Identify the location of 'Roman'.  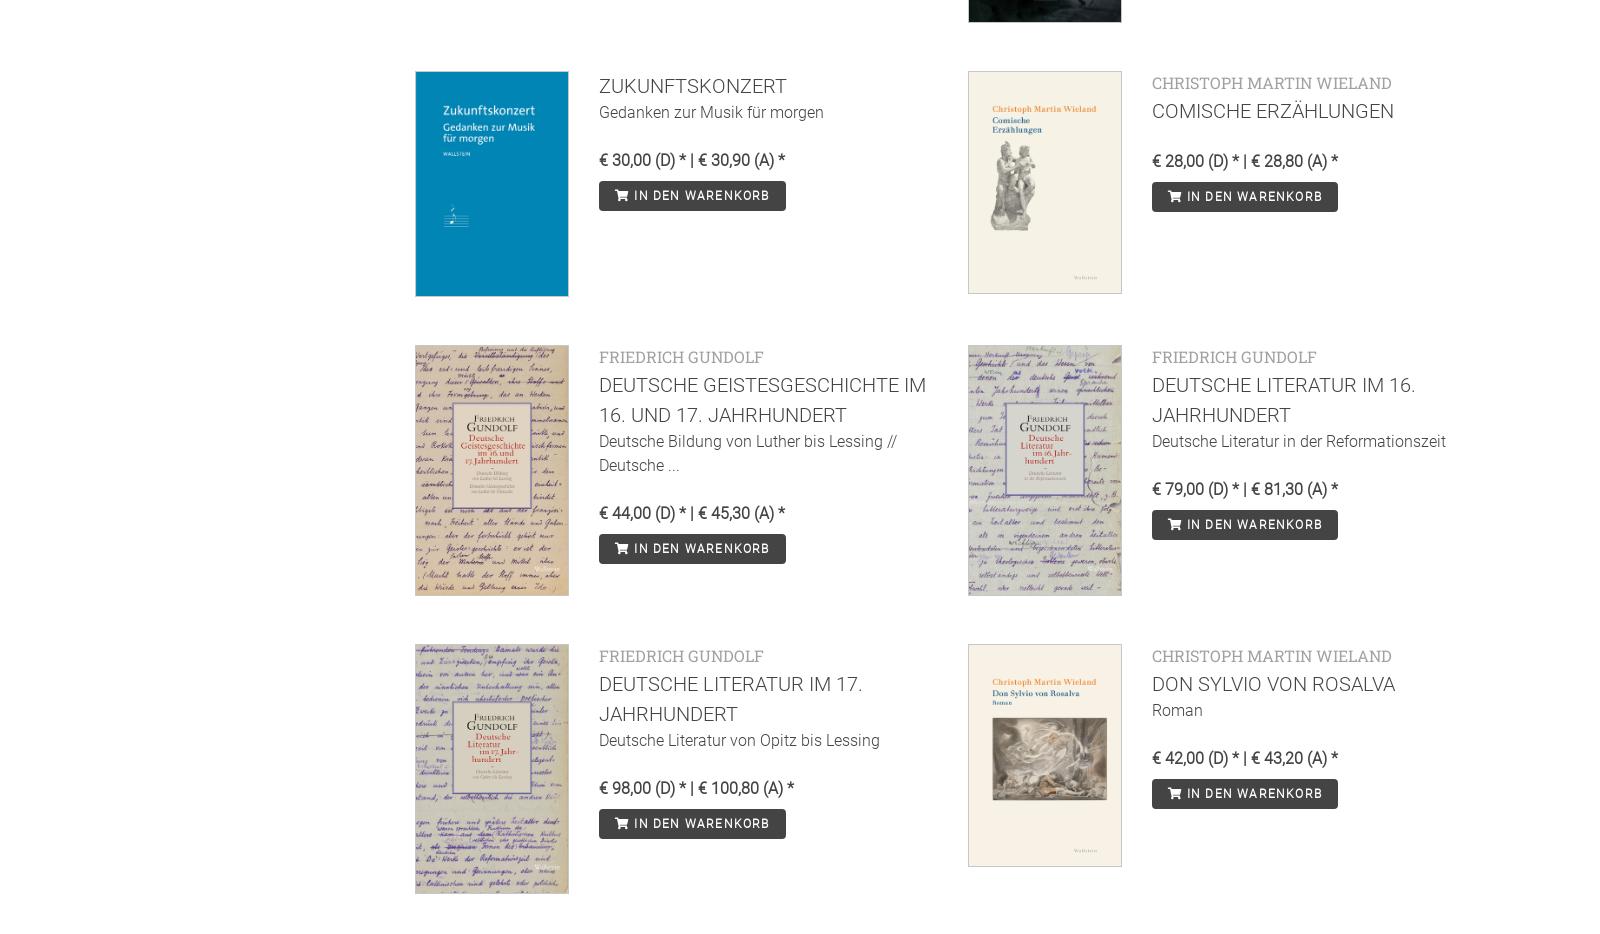
(1151, 709).